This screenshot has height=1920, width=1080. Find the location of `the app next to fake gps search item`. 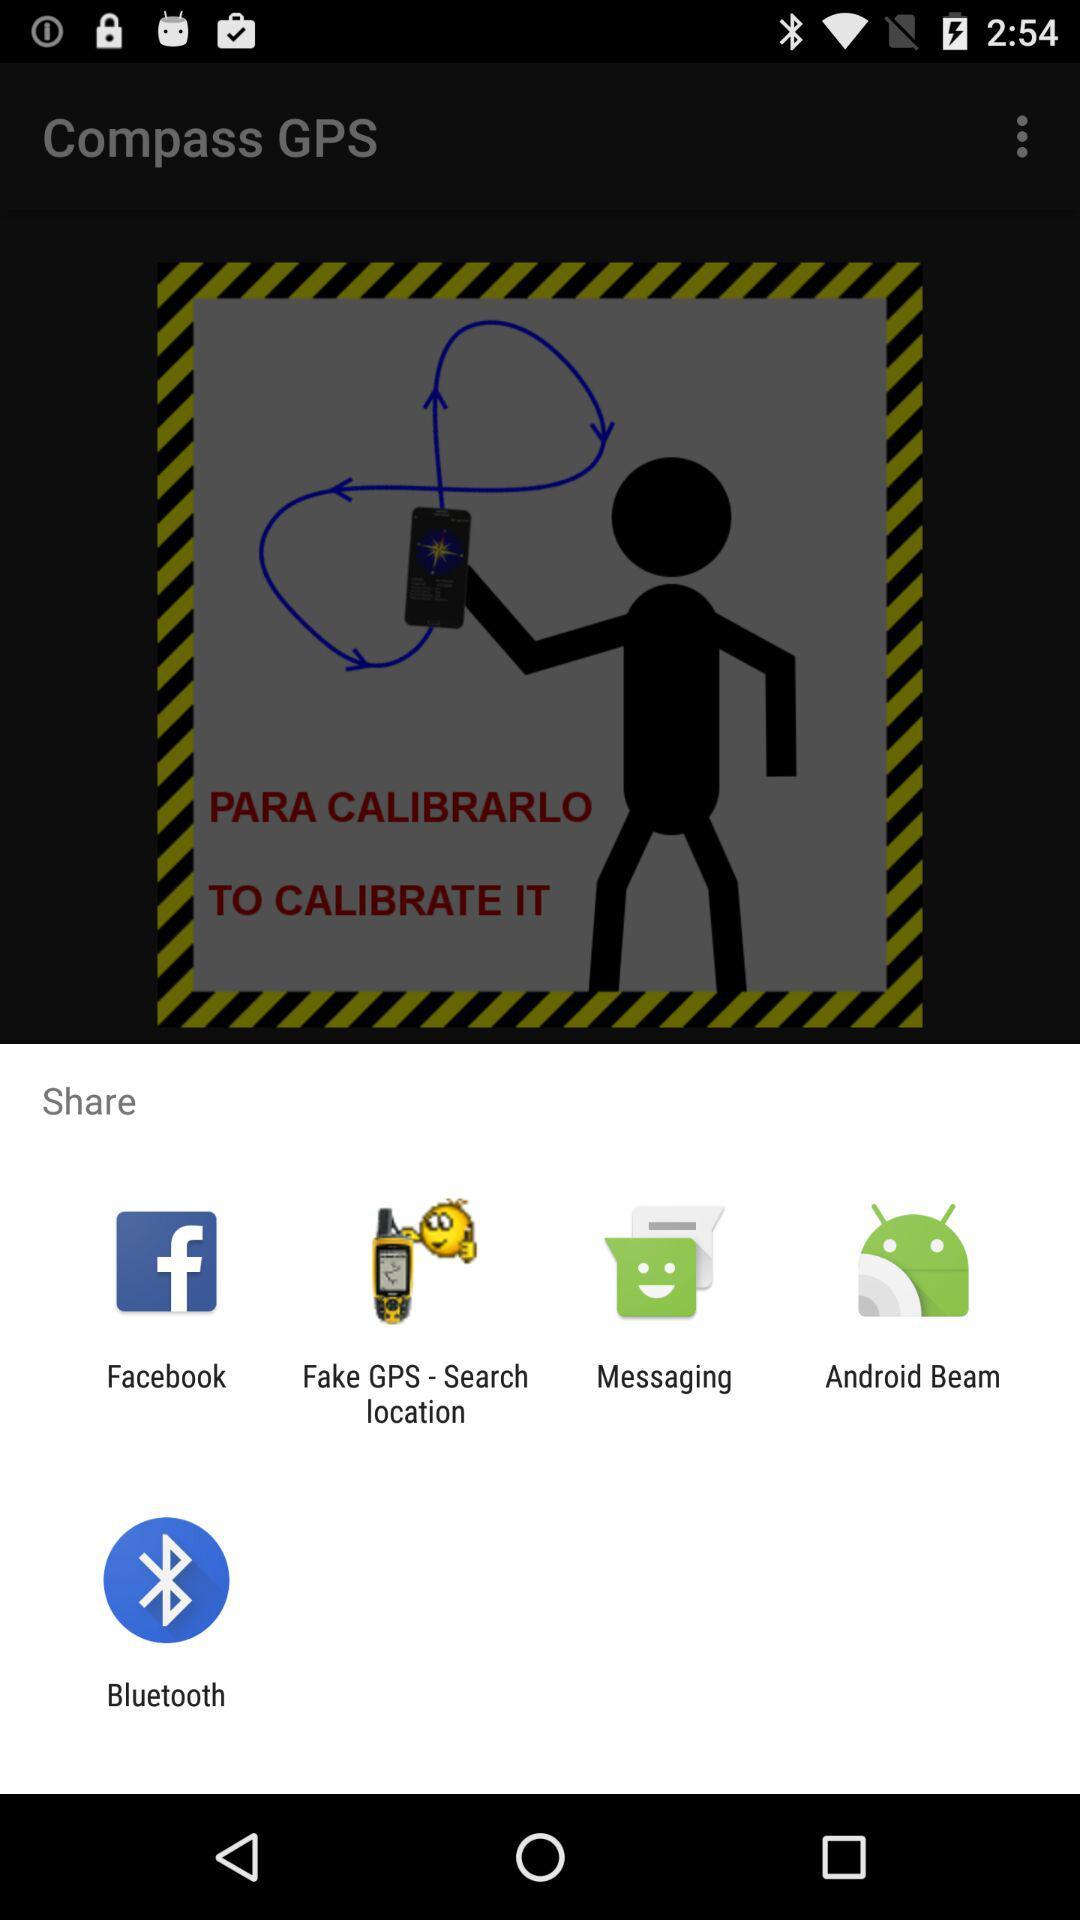

the app next to fake gps search item is located at coordinates (165, 1392).